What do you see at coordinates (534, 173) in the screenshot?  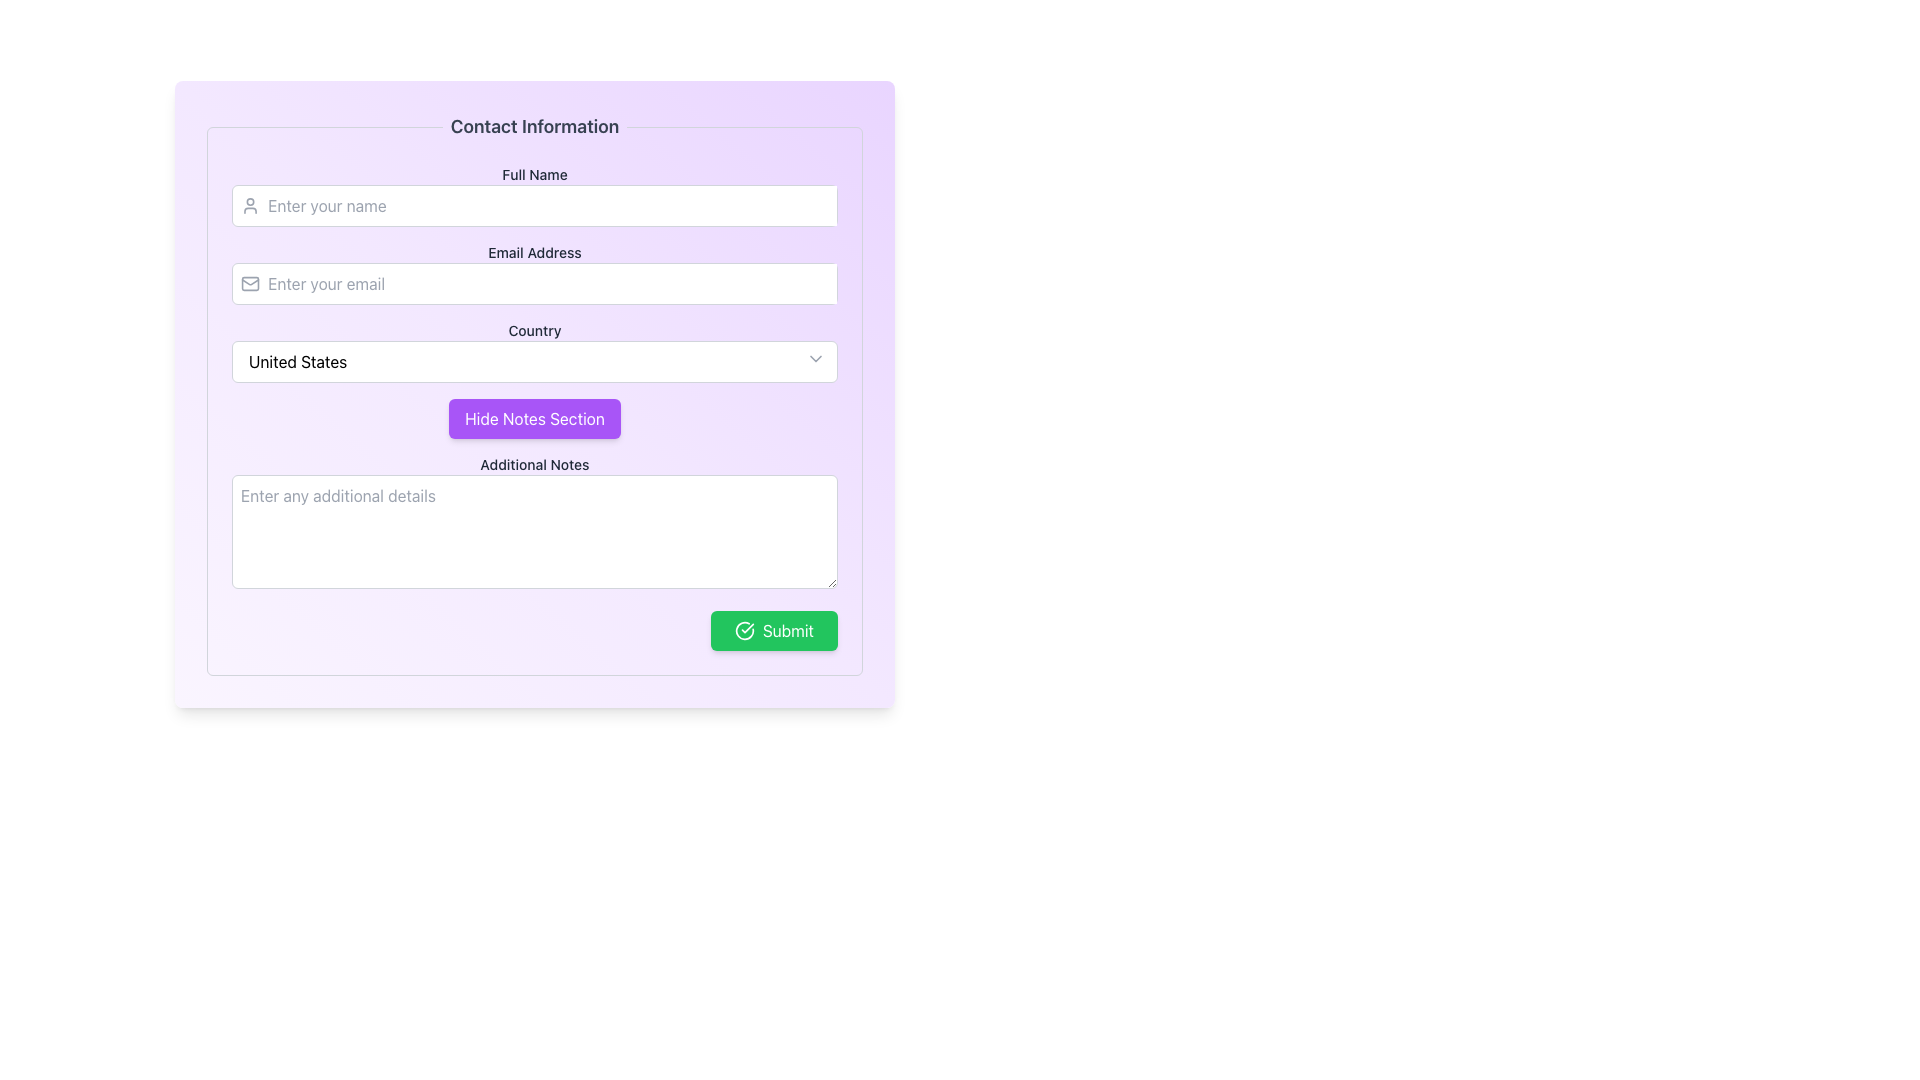 I see `the 'Full Name' text label, which is a bold gray label positioned above the name input field` at bounding box center [534, 173].